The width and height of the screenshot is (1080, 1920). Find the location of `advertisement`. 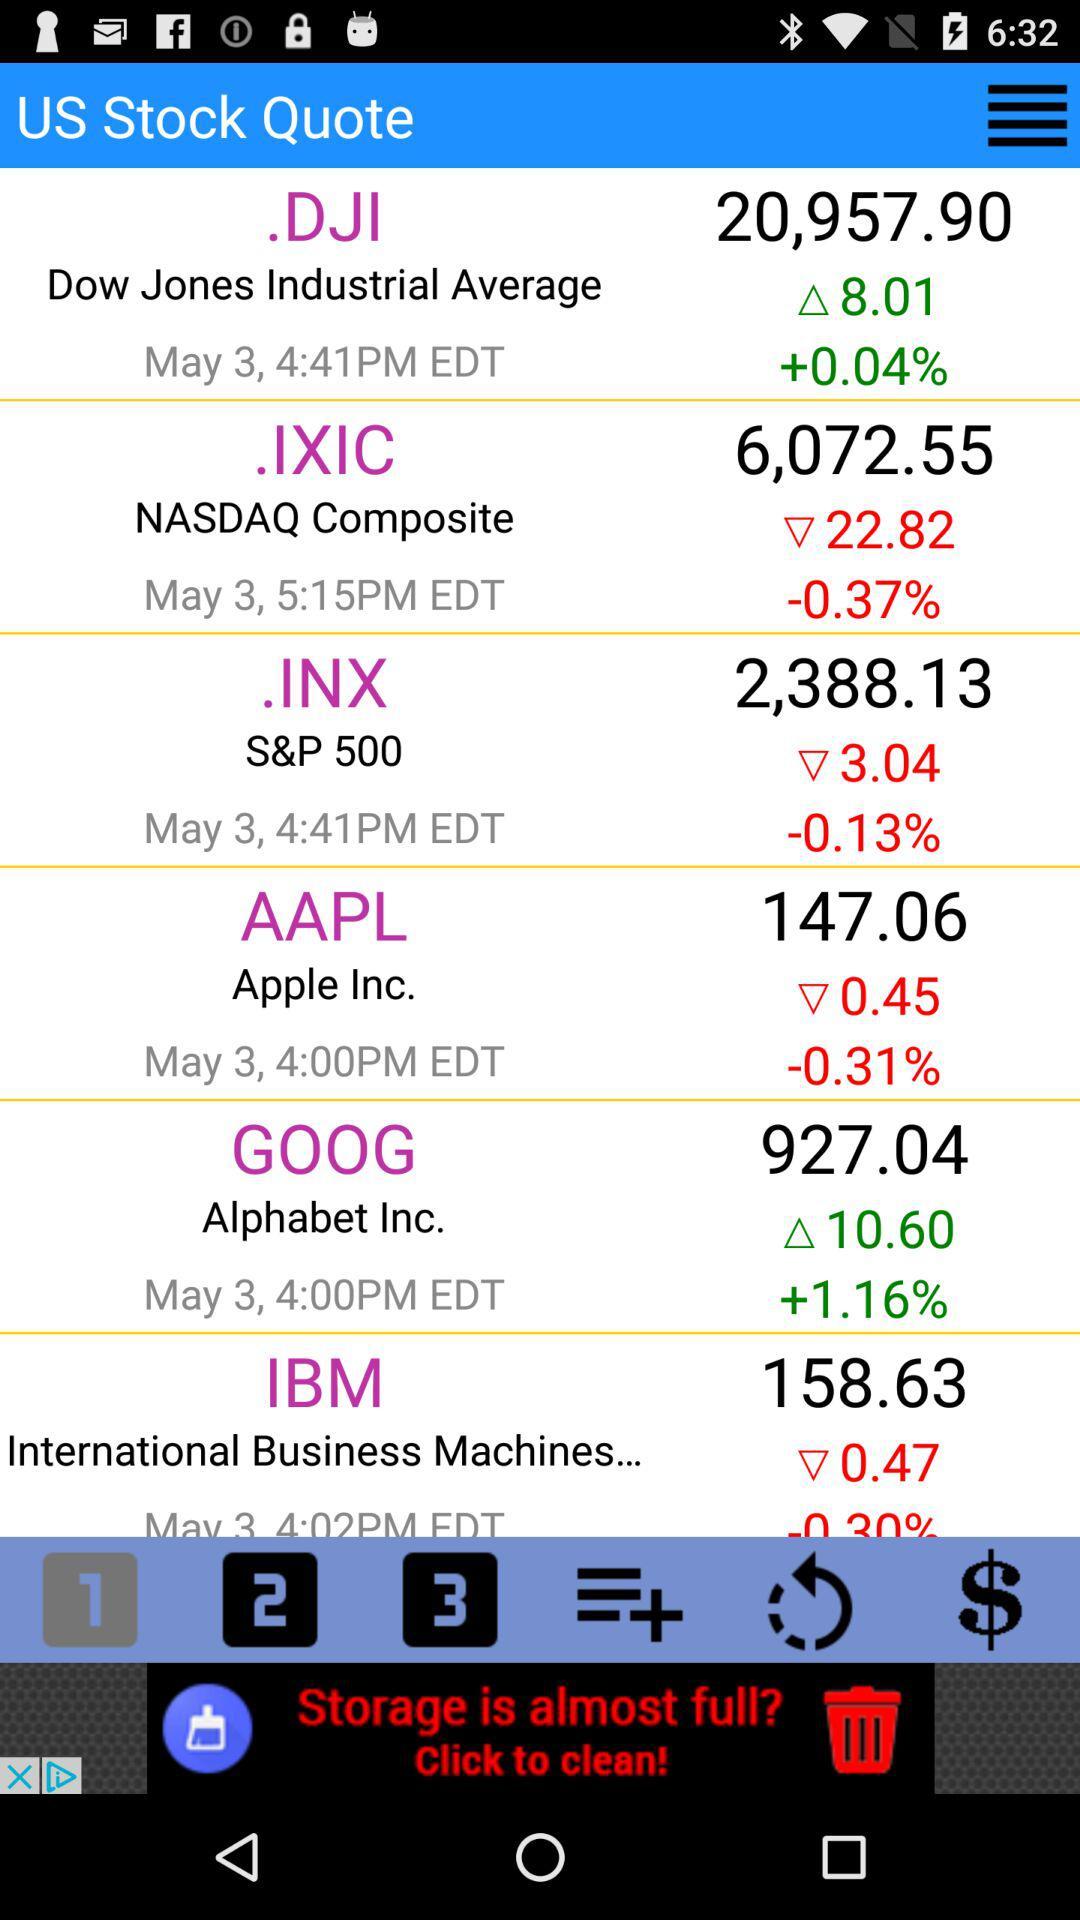

advertisement is located at coordinates (540, 1727).